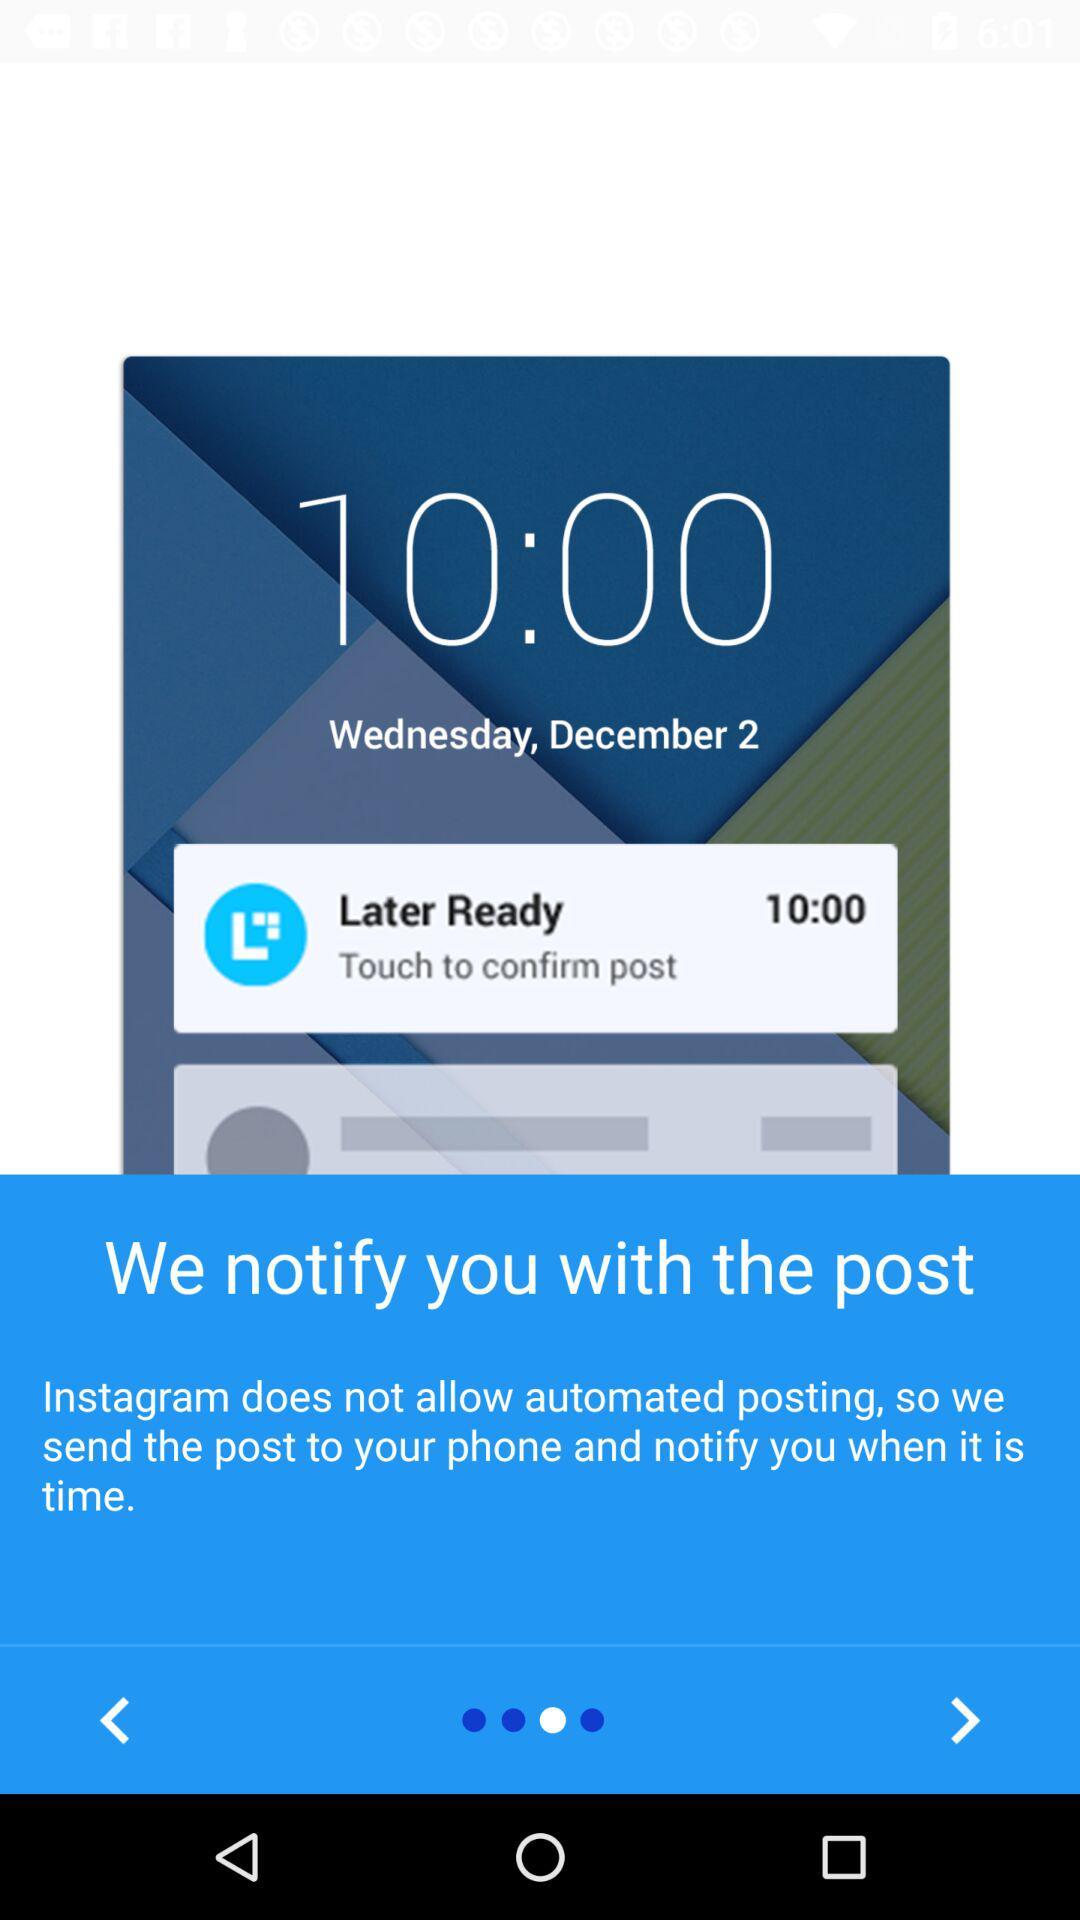  Describe the element at coordinates (963, 1719) in the screenshot. I see `the arrow_forward icon` at that location.